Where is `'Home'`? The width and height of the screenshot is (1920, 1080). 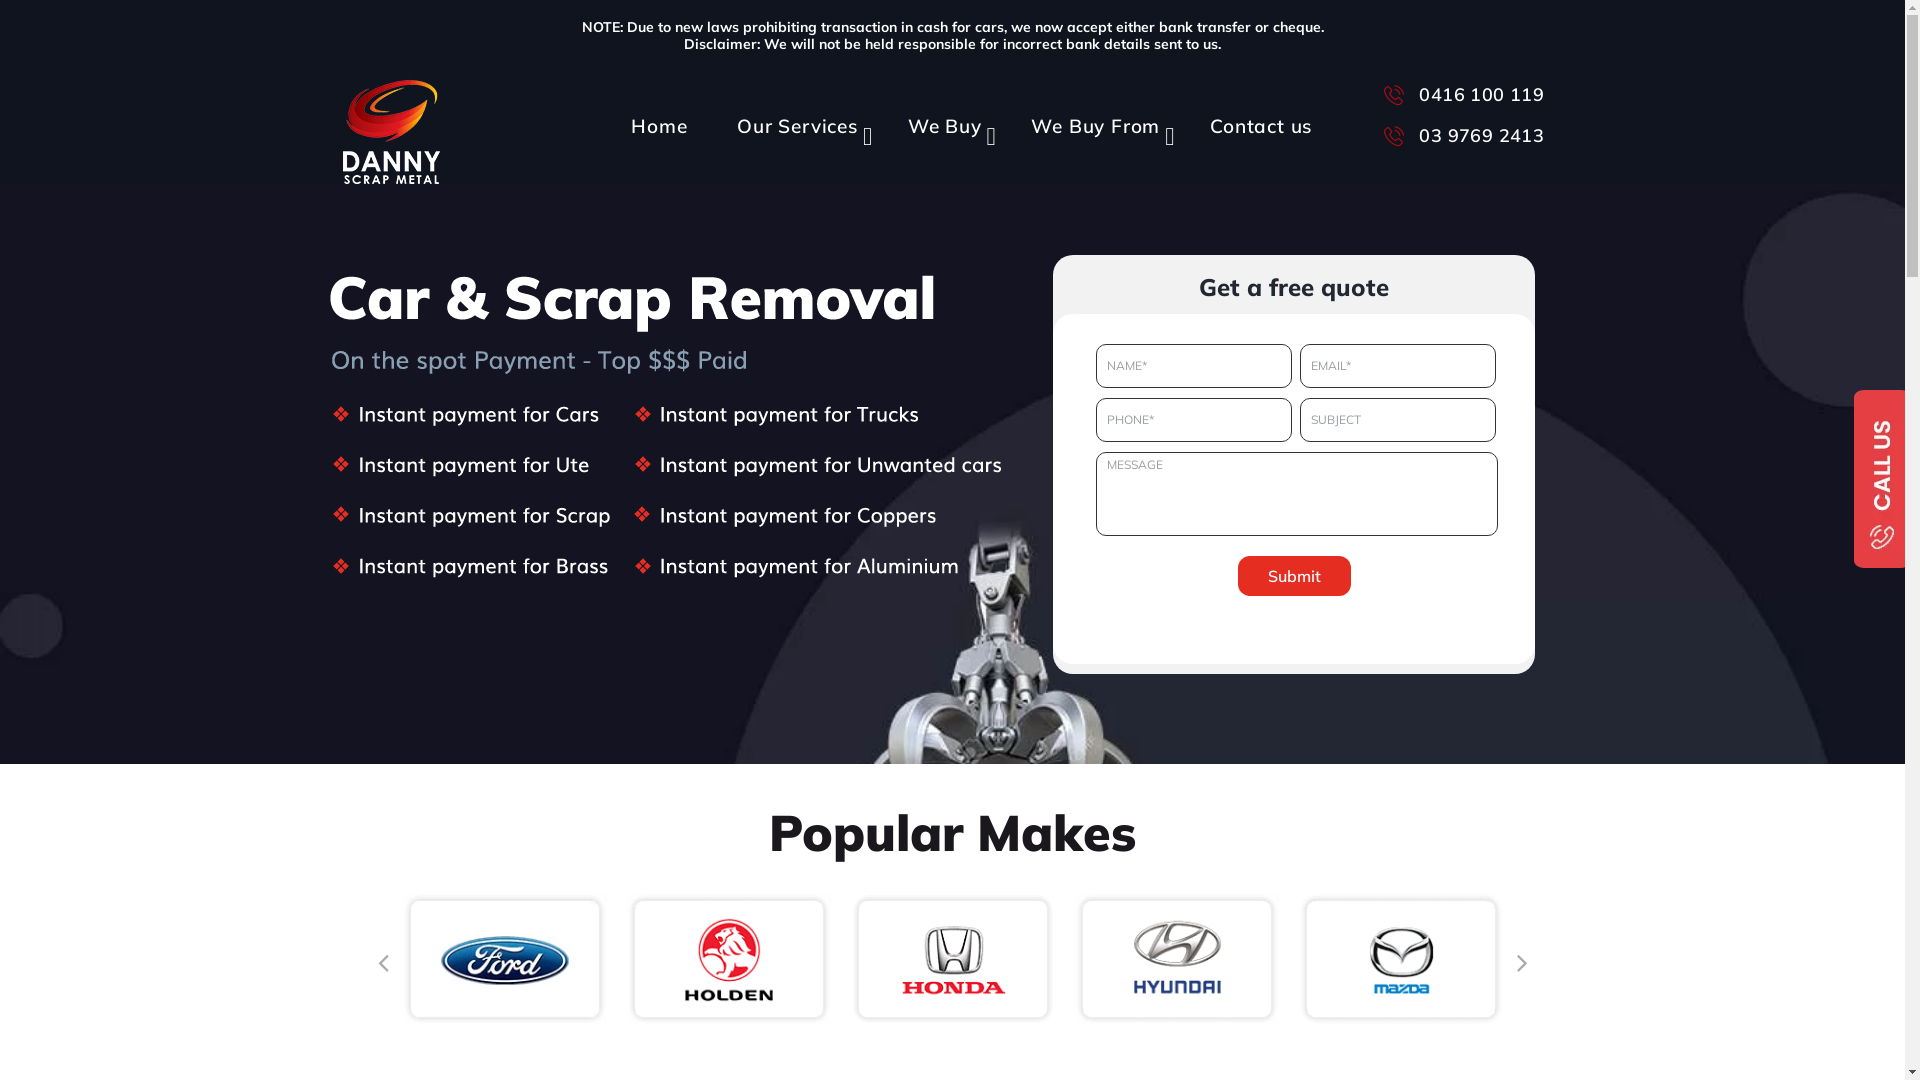 'Home' is located at coordinates (653, 115).